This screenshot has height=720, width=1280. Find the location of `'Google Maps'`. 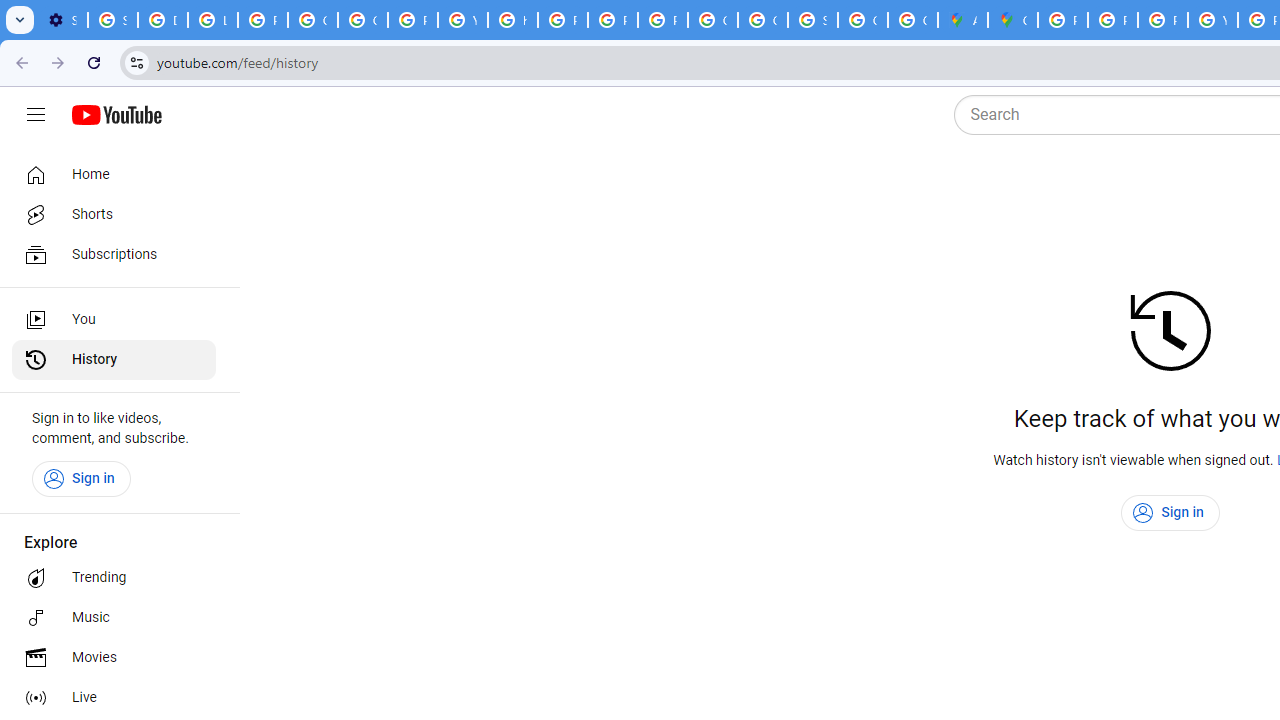

'Google Maps' is located at coordinates (1013, 20).